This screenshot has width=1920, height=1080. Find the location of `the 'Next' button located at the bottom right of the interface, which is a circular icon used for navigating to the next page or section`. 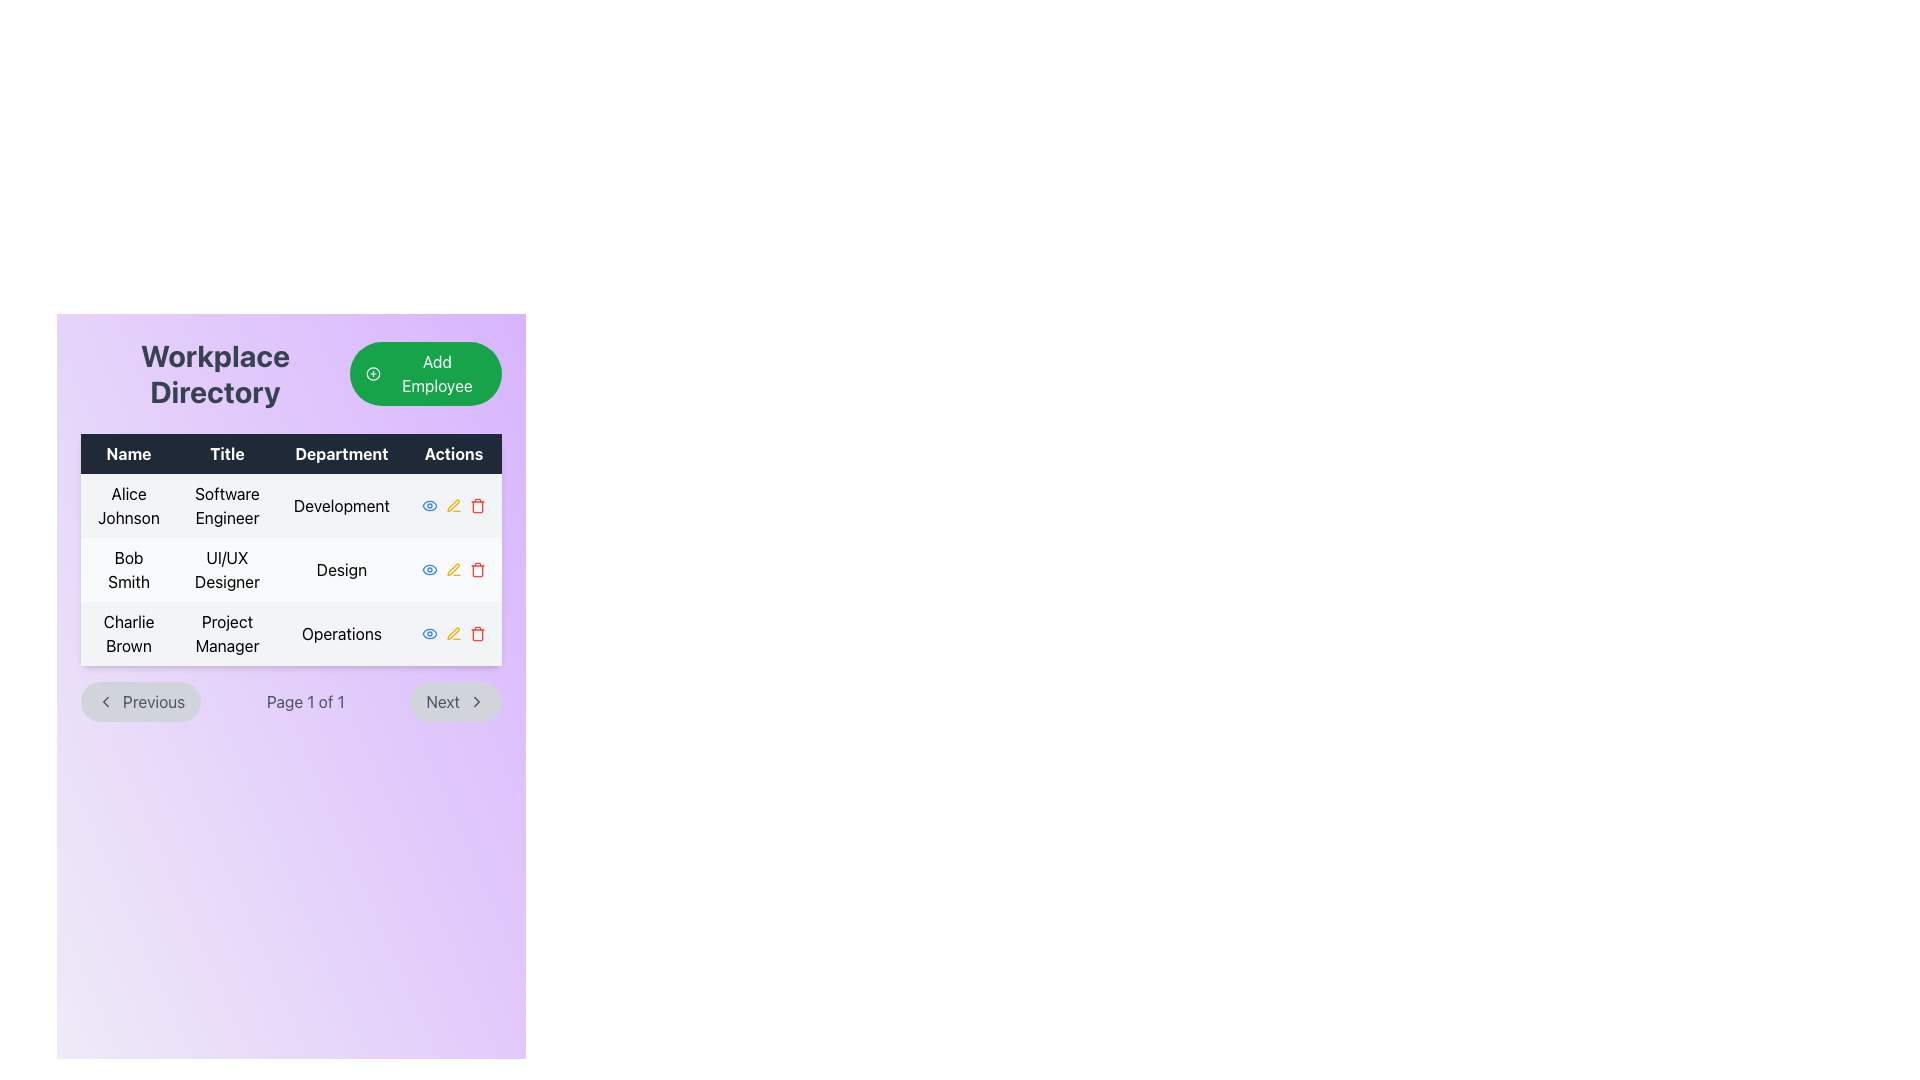

the 'Next' button located at the bottom right of the interface, which is a circular icon used for navigating to the next page or section is located at coordinates (475, 701).